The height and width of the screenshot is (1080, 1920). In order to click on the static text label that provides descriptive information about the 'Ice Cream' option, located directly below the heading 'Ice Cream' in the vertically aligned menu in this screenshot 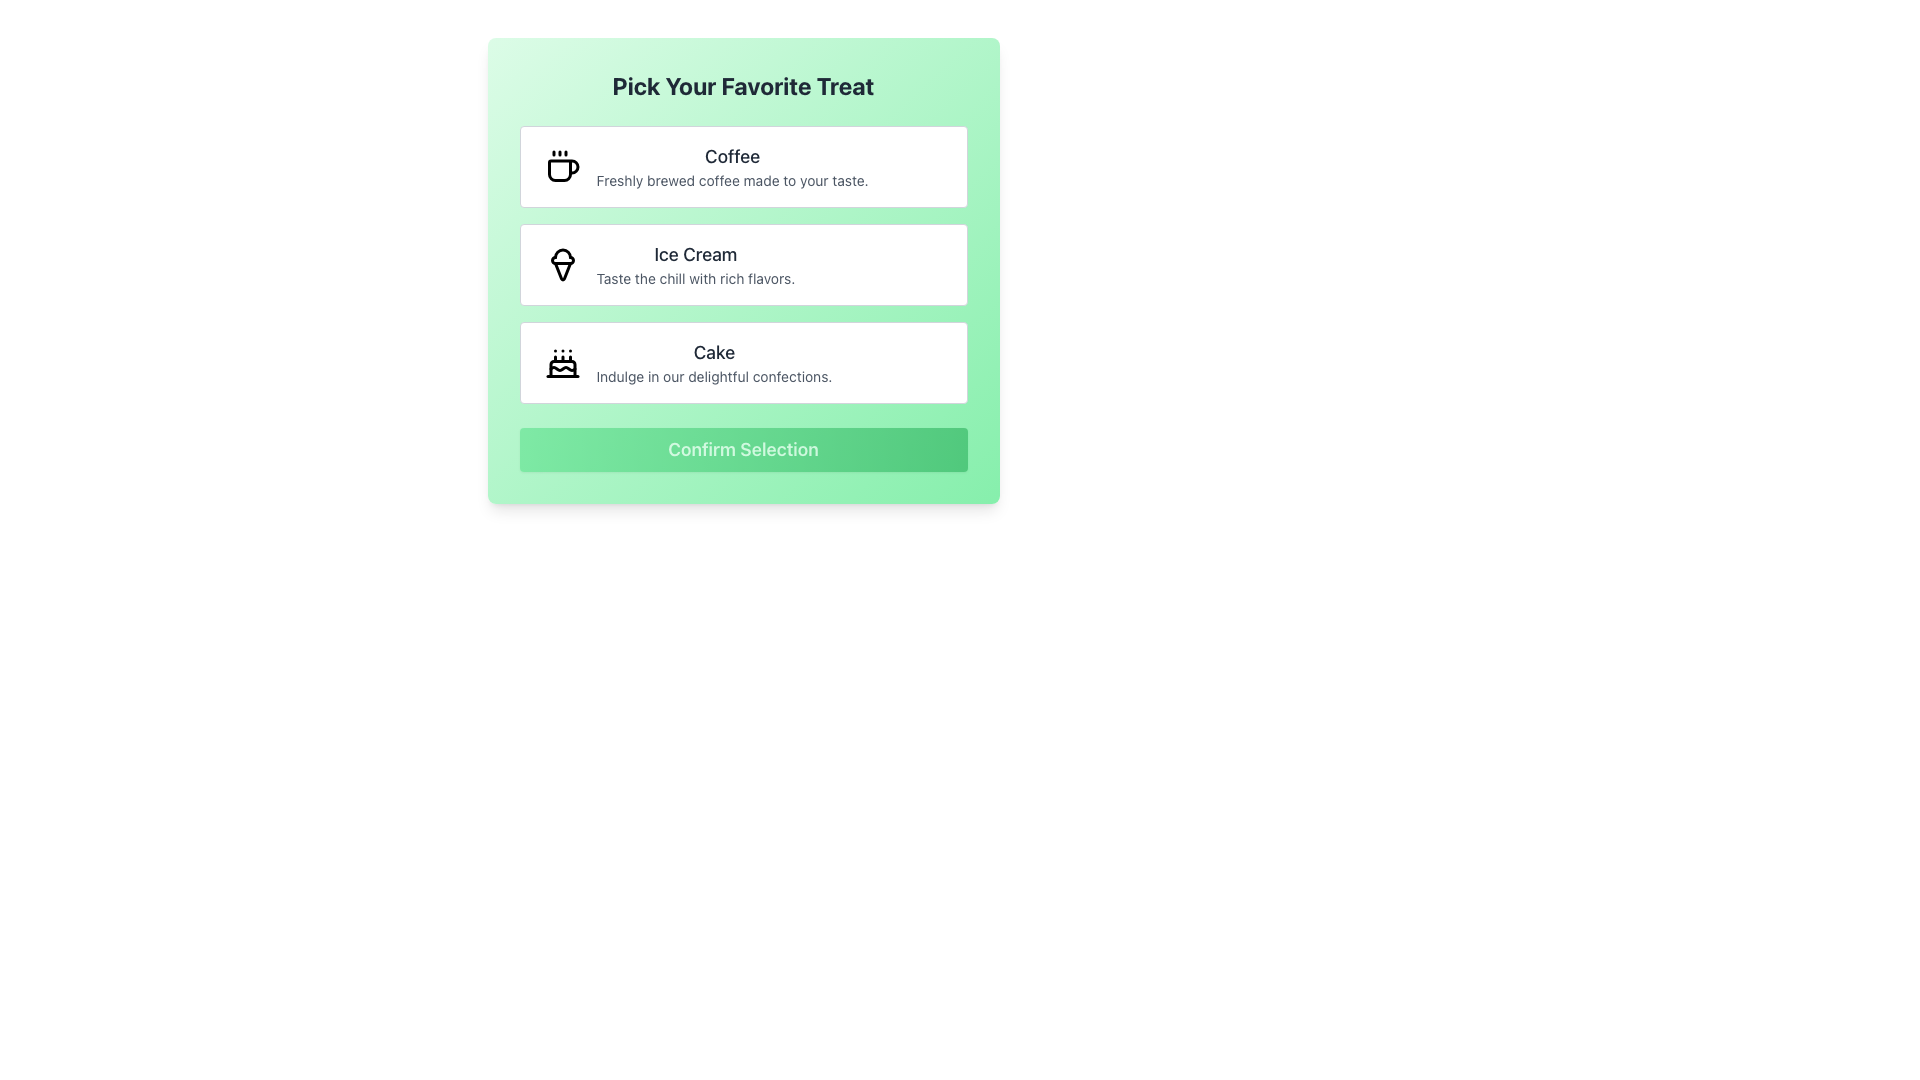, I will do `click(695, 278)`.